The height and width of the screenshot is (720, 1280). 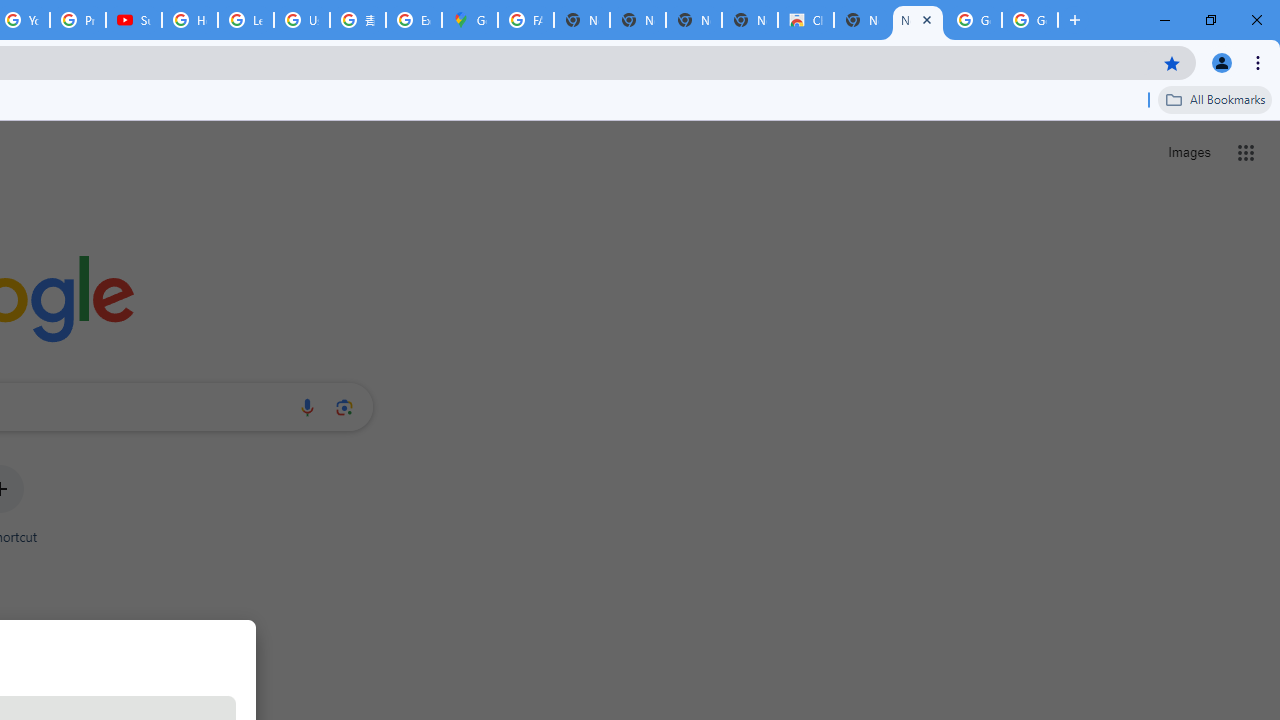 I want to click on 'Chrome Web Store', so click(x=806, y=20).